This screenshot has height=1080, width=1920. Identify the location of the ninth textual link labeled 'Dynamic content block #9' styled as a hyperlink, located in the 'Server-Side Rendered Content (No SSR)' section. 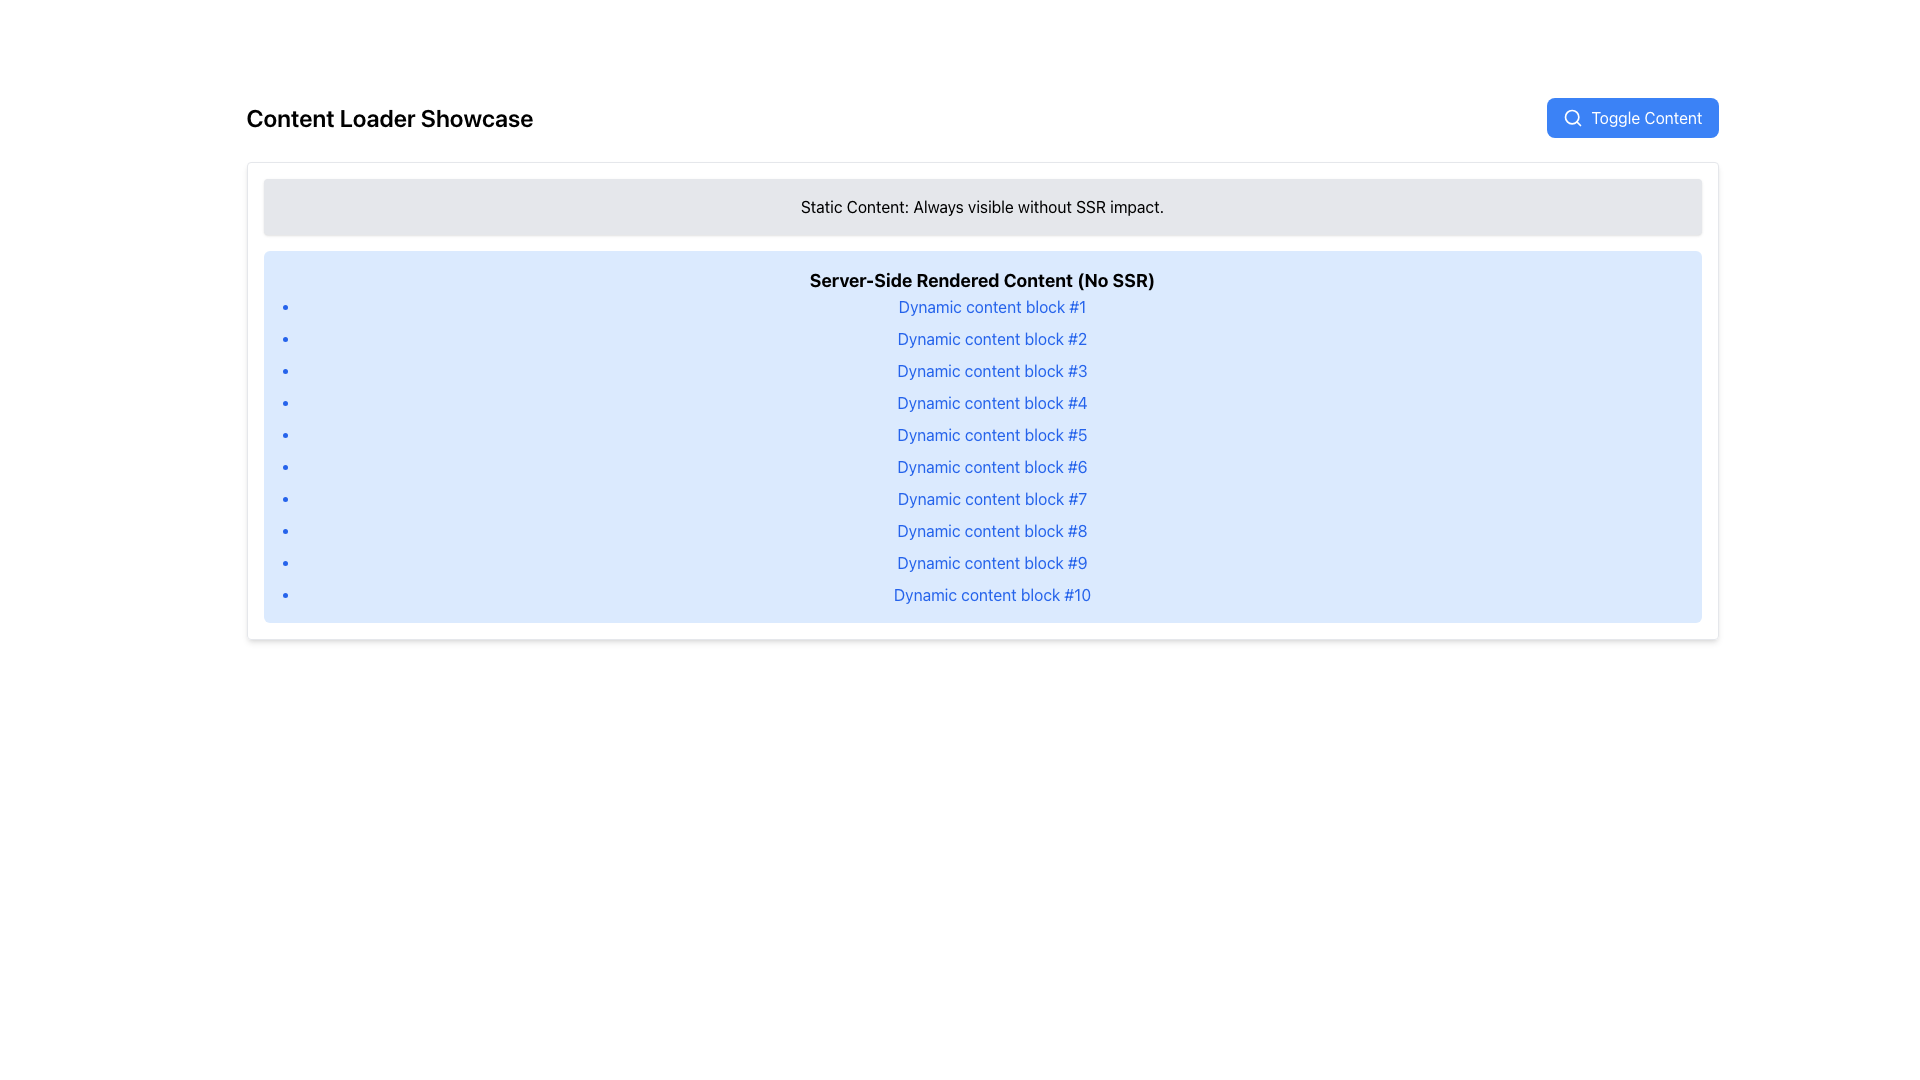
(992, 563).